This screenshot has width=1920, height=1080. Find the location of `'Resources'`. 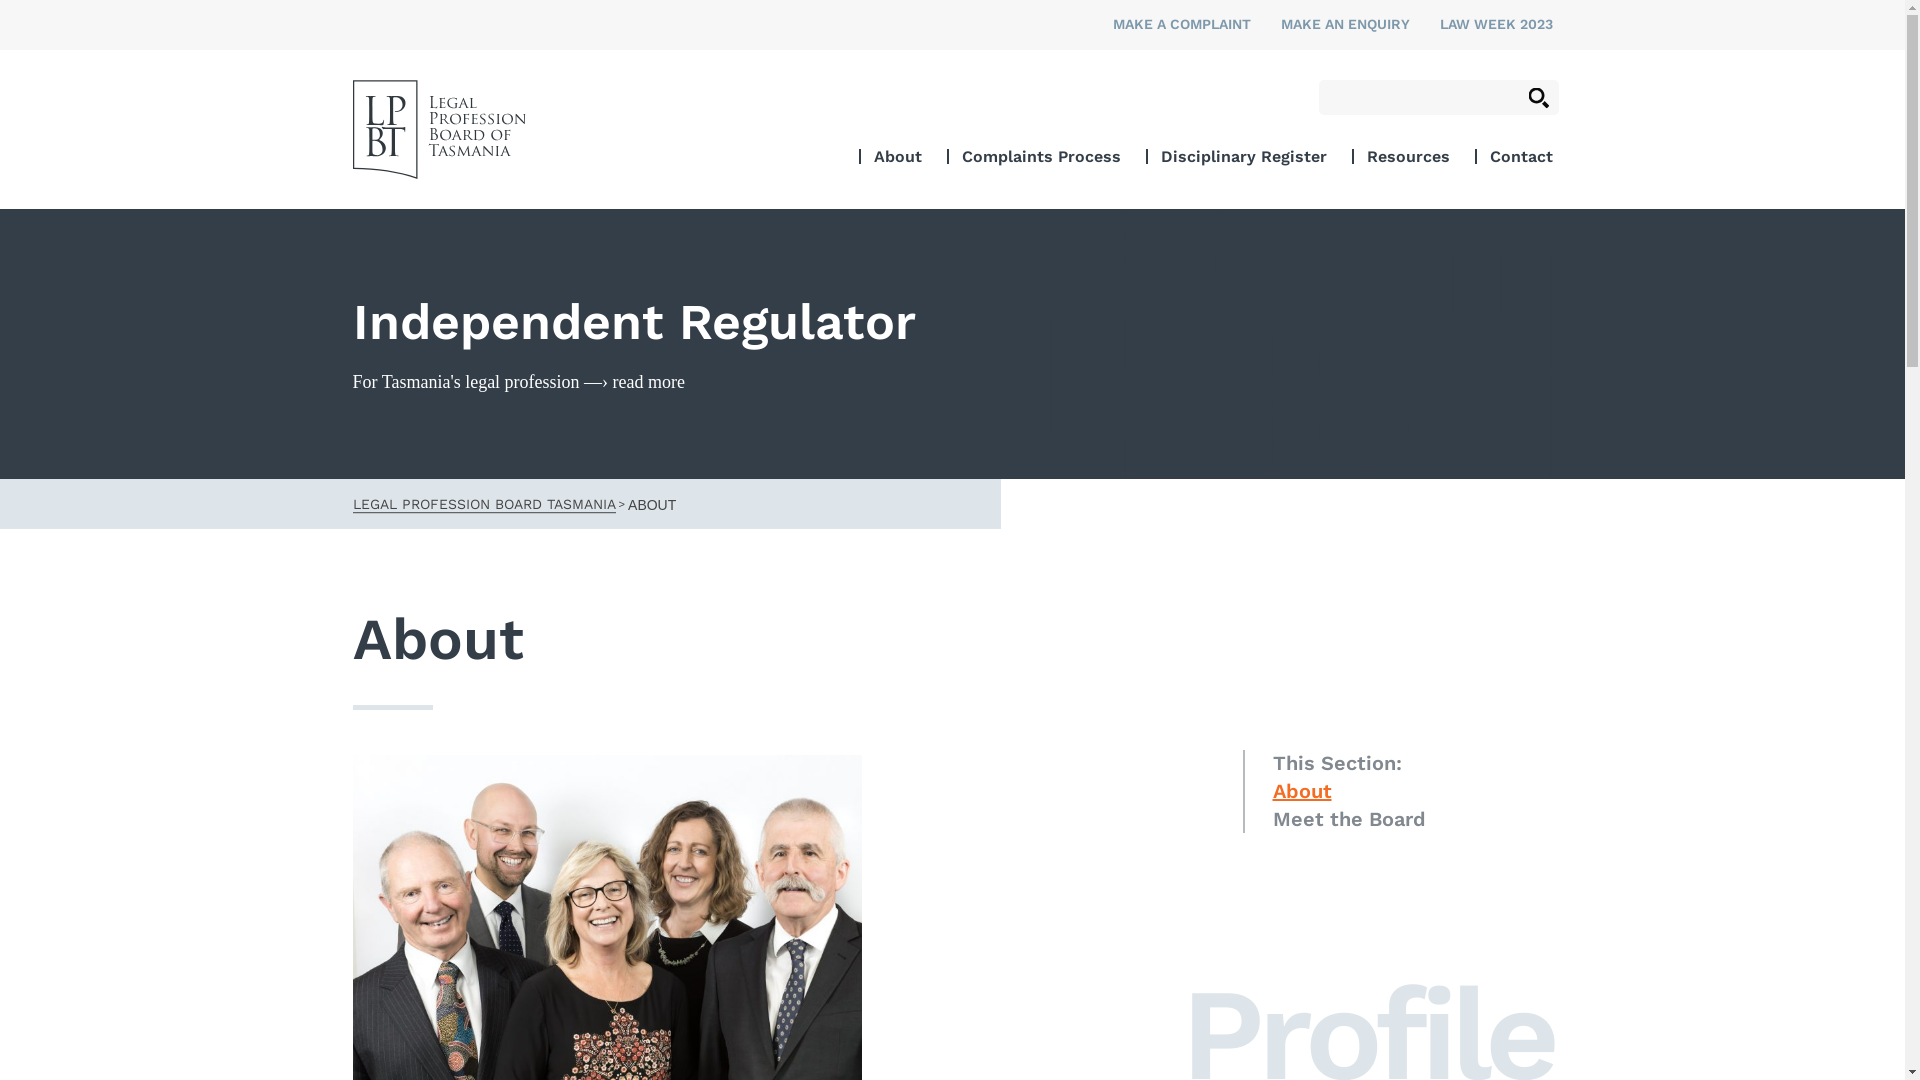

'Resources' is located at coordinates (1406, 155).